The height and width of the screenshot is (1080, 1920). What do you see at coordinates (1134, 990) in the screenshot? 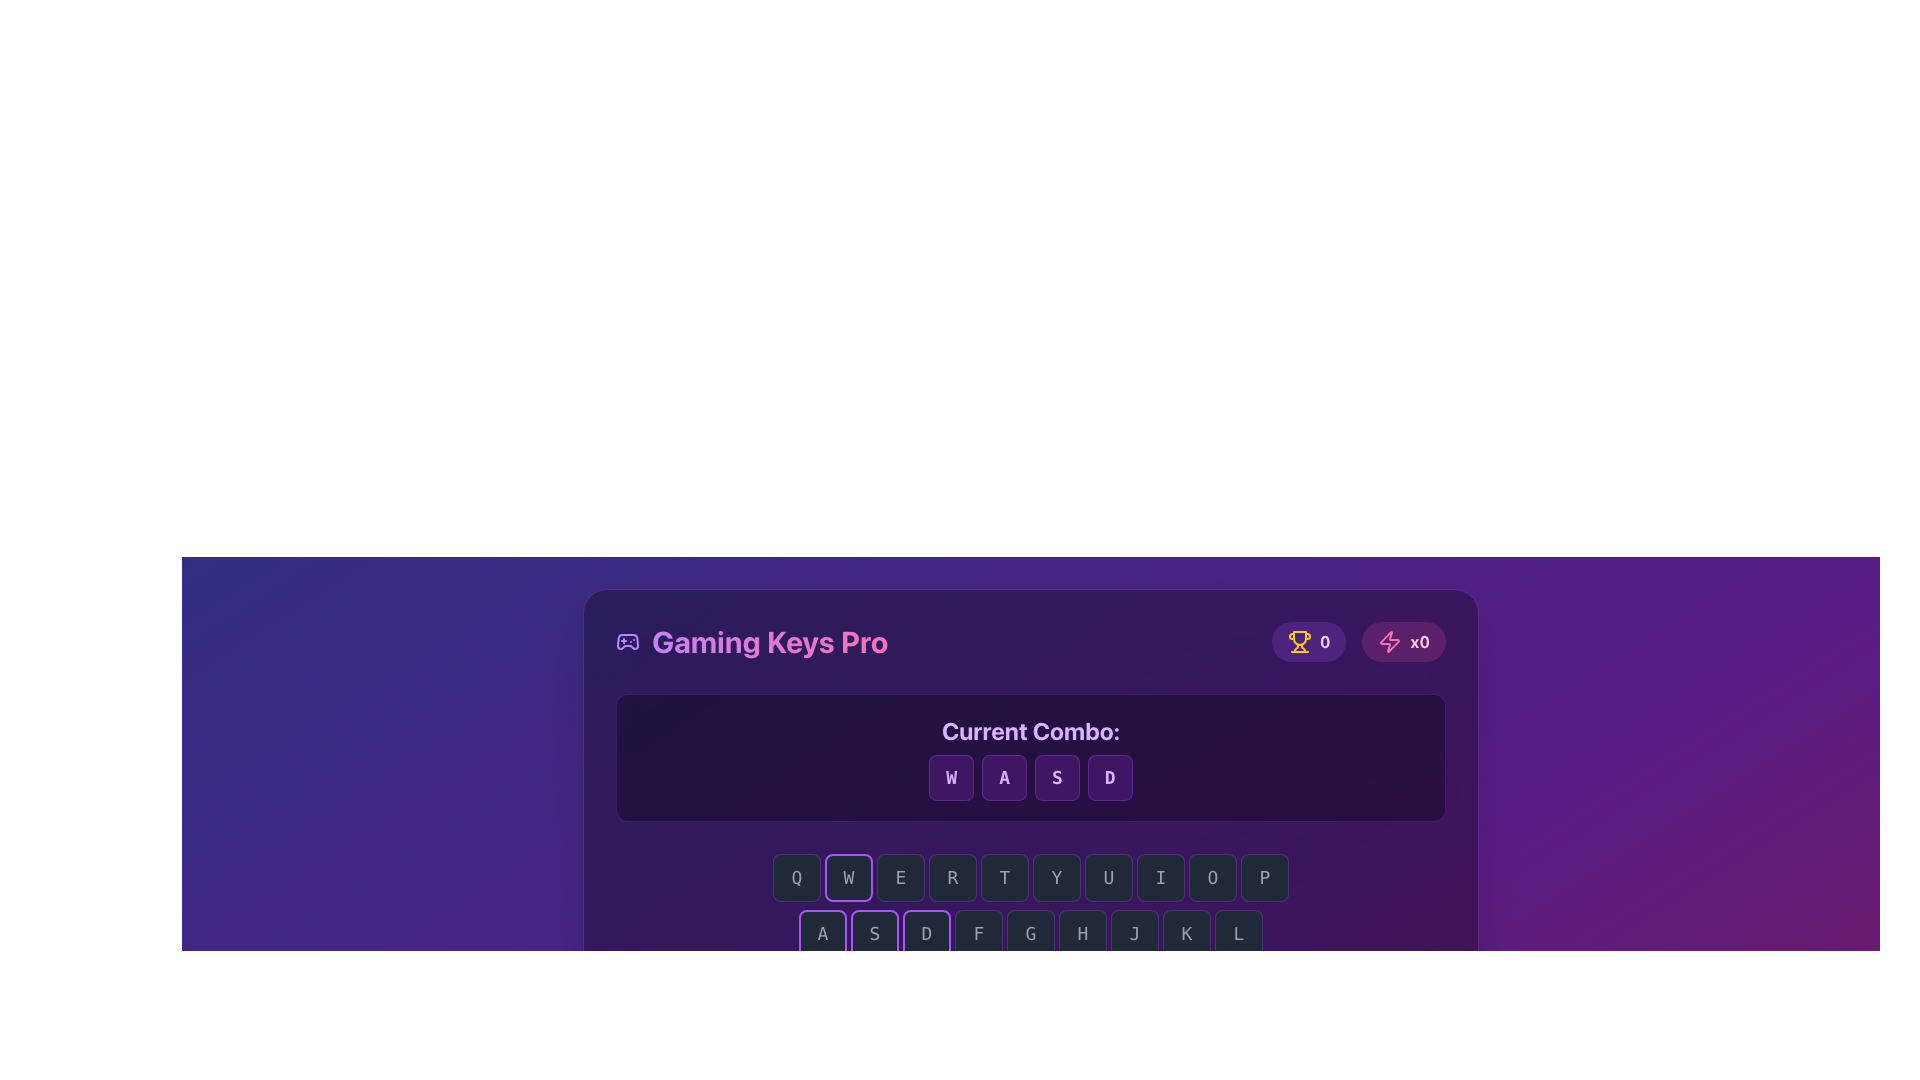
I see `the rectangular button labeled 'N' with a dark grayish background and a purplish border, positioned sixth in a horizontal group of buttons` at bounding box center [1134, 990].